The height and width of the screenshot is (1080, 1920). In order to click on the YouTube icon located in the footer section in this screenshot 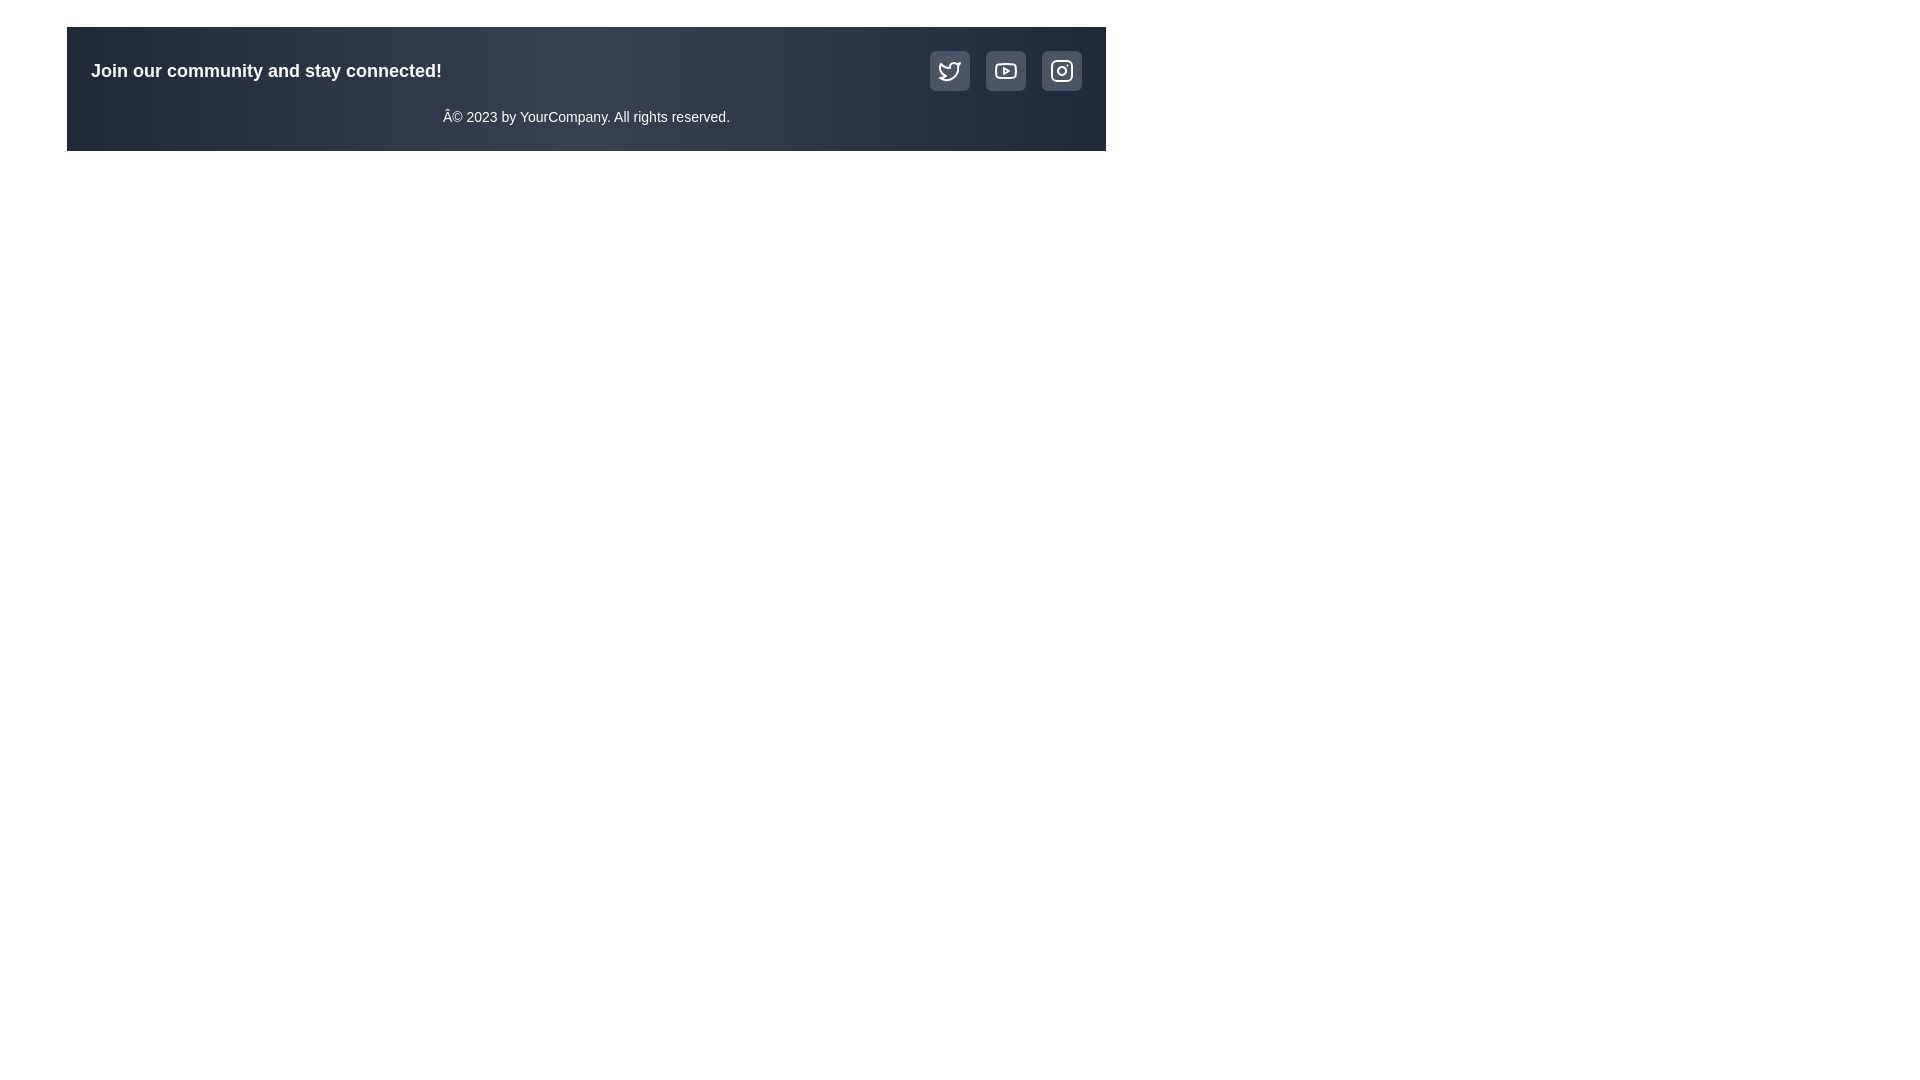, I will do `click(1006, 69)`.